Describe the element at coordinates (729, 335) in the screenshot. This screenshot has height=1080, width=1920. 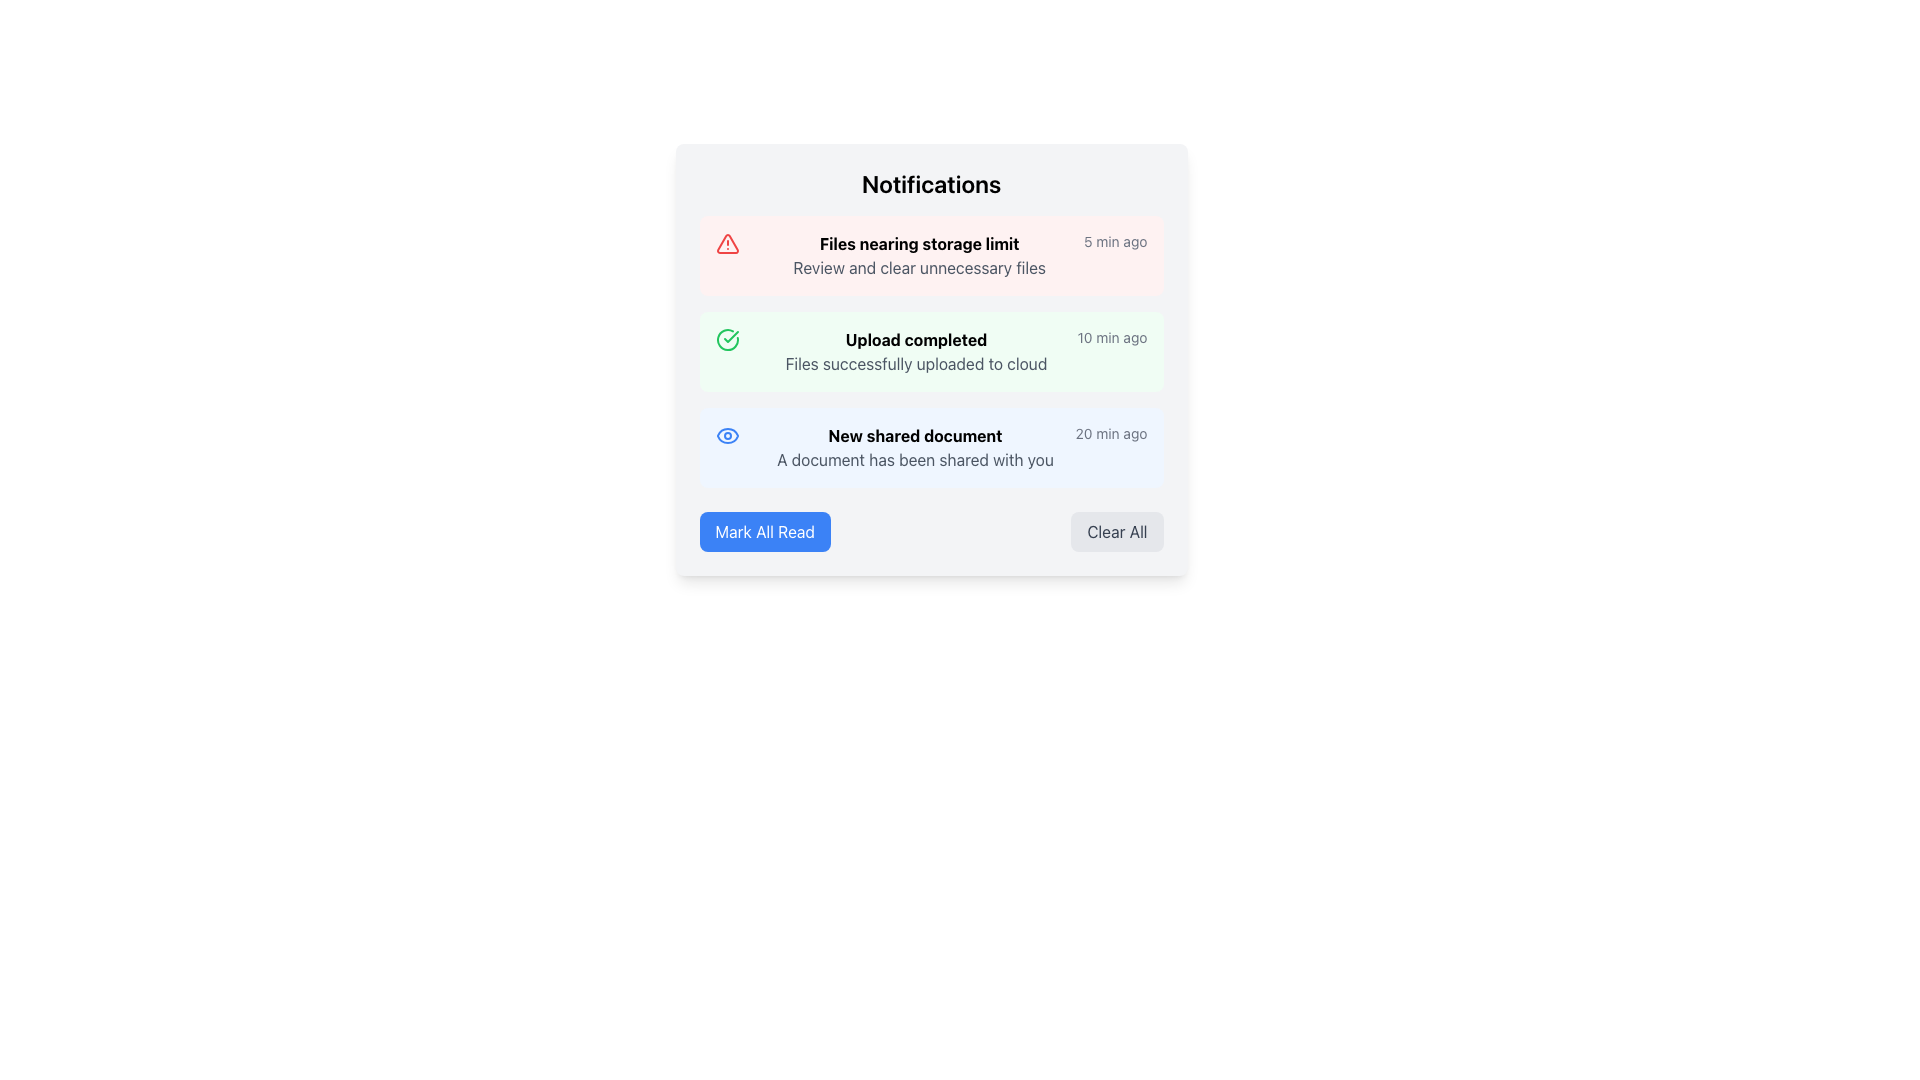
I see `the green checkmark icon indicating successful completion associated with the second notification in the vertical list of notifications` at that location.